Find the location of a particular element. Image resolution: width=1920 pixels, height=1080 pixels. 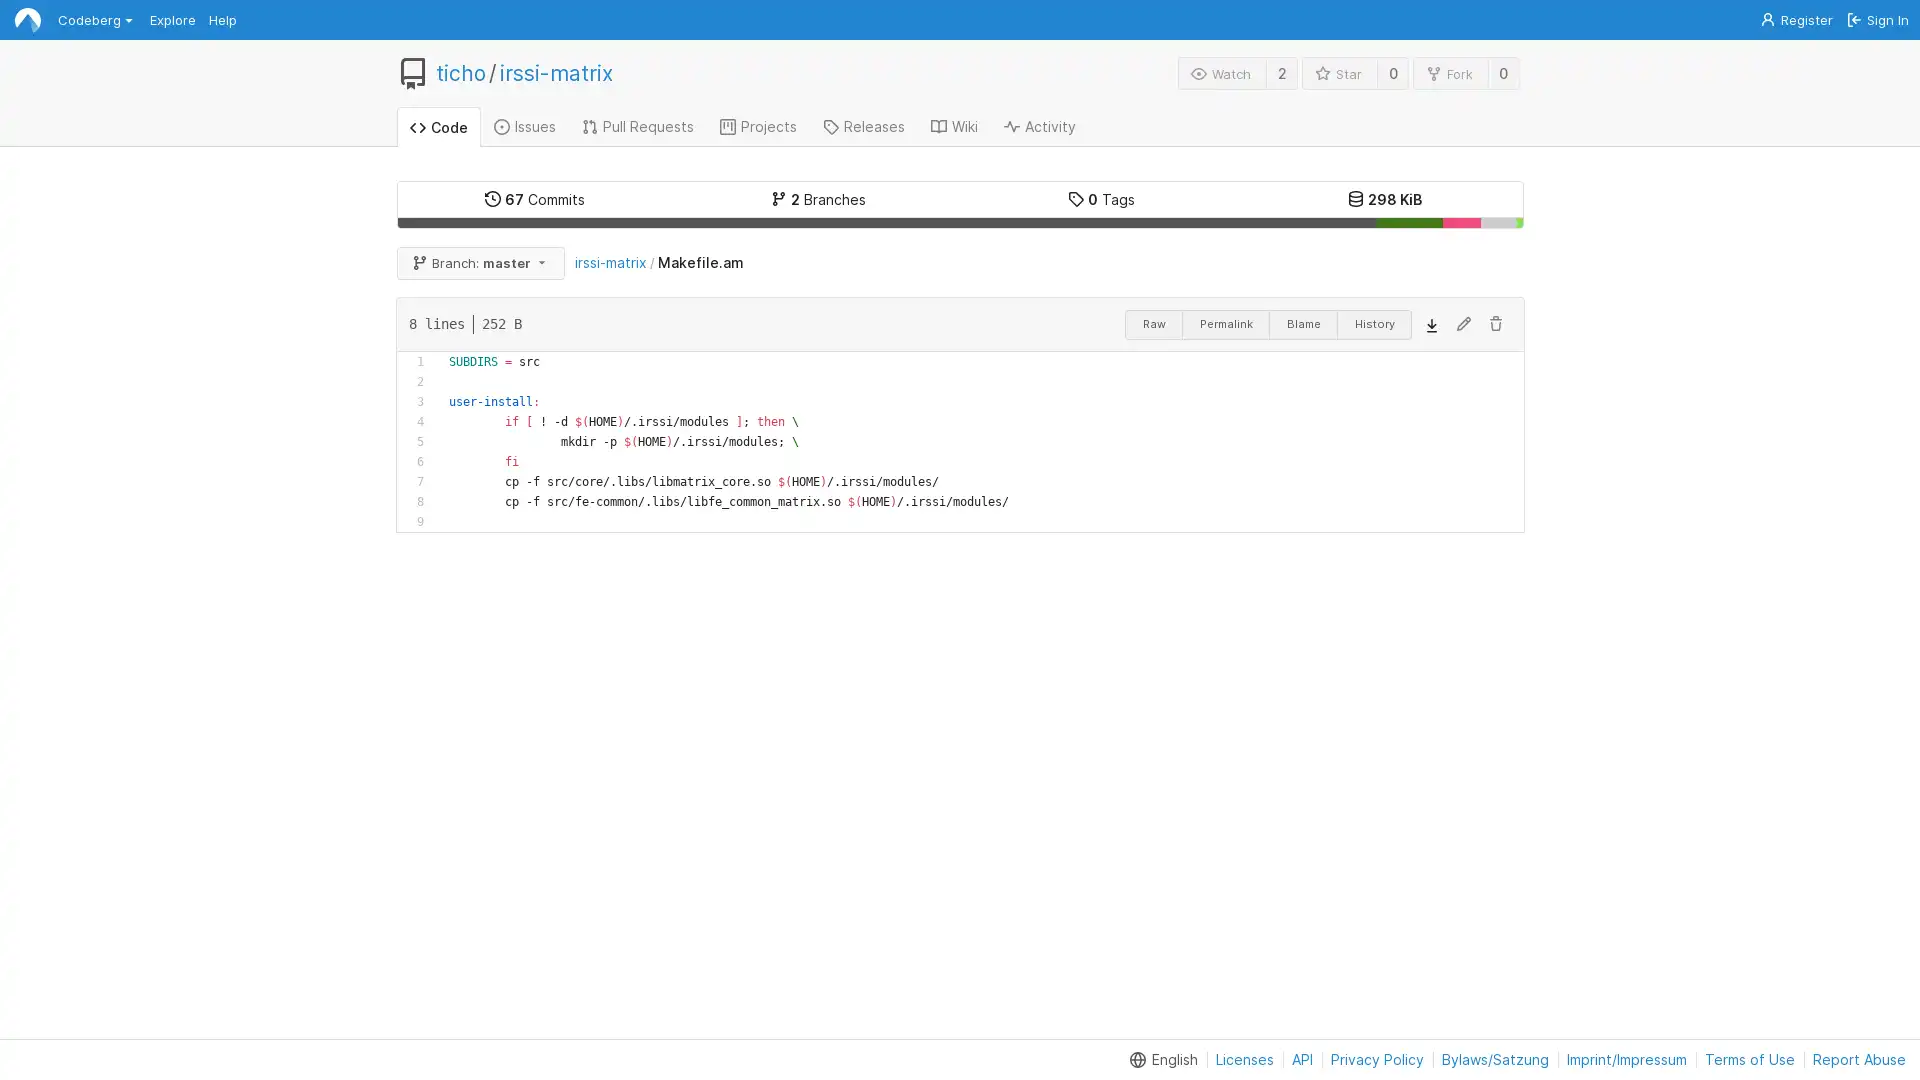

Watch is located at coordinates (1221, 72).